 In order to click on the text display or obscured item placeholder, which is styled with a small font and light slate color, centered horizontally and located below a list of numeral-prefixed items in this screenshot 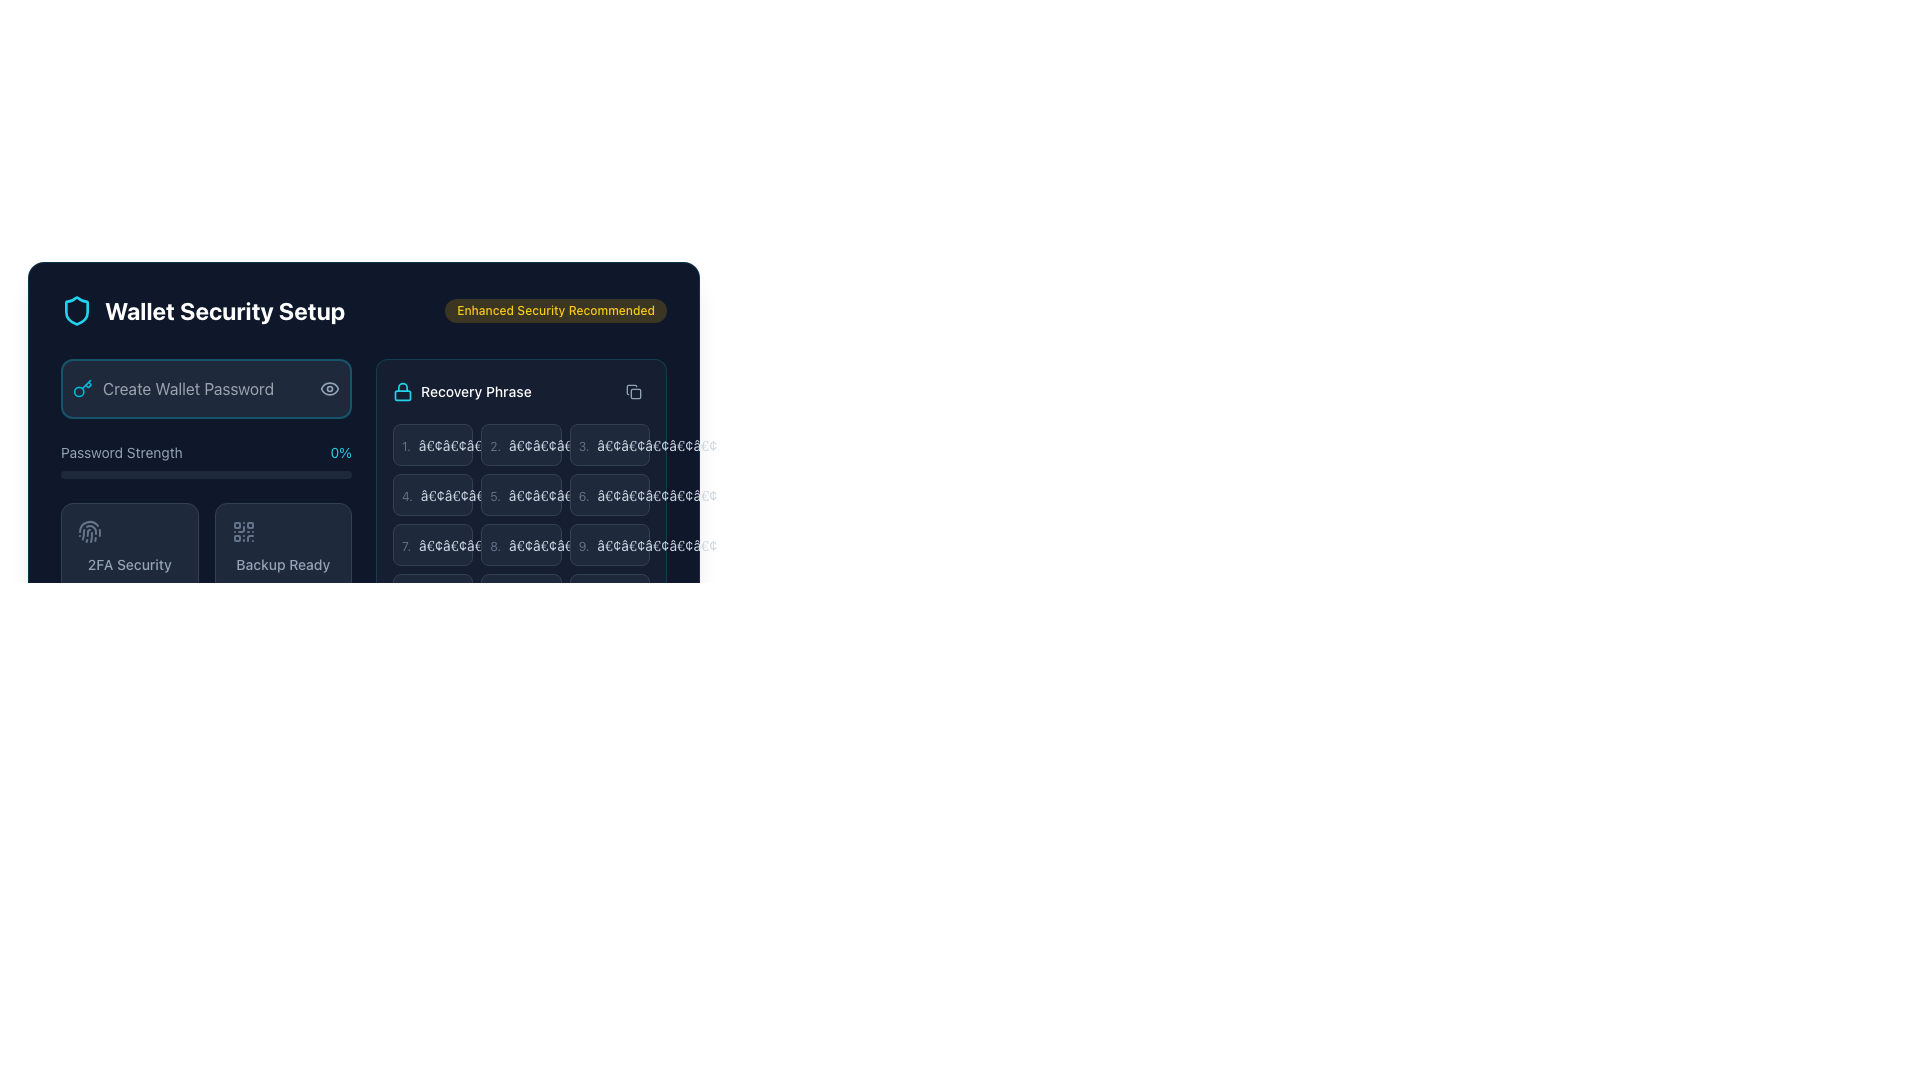, I will do `click(478, 545)`.